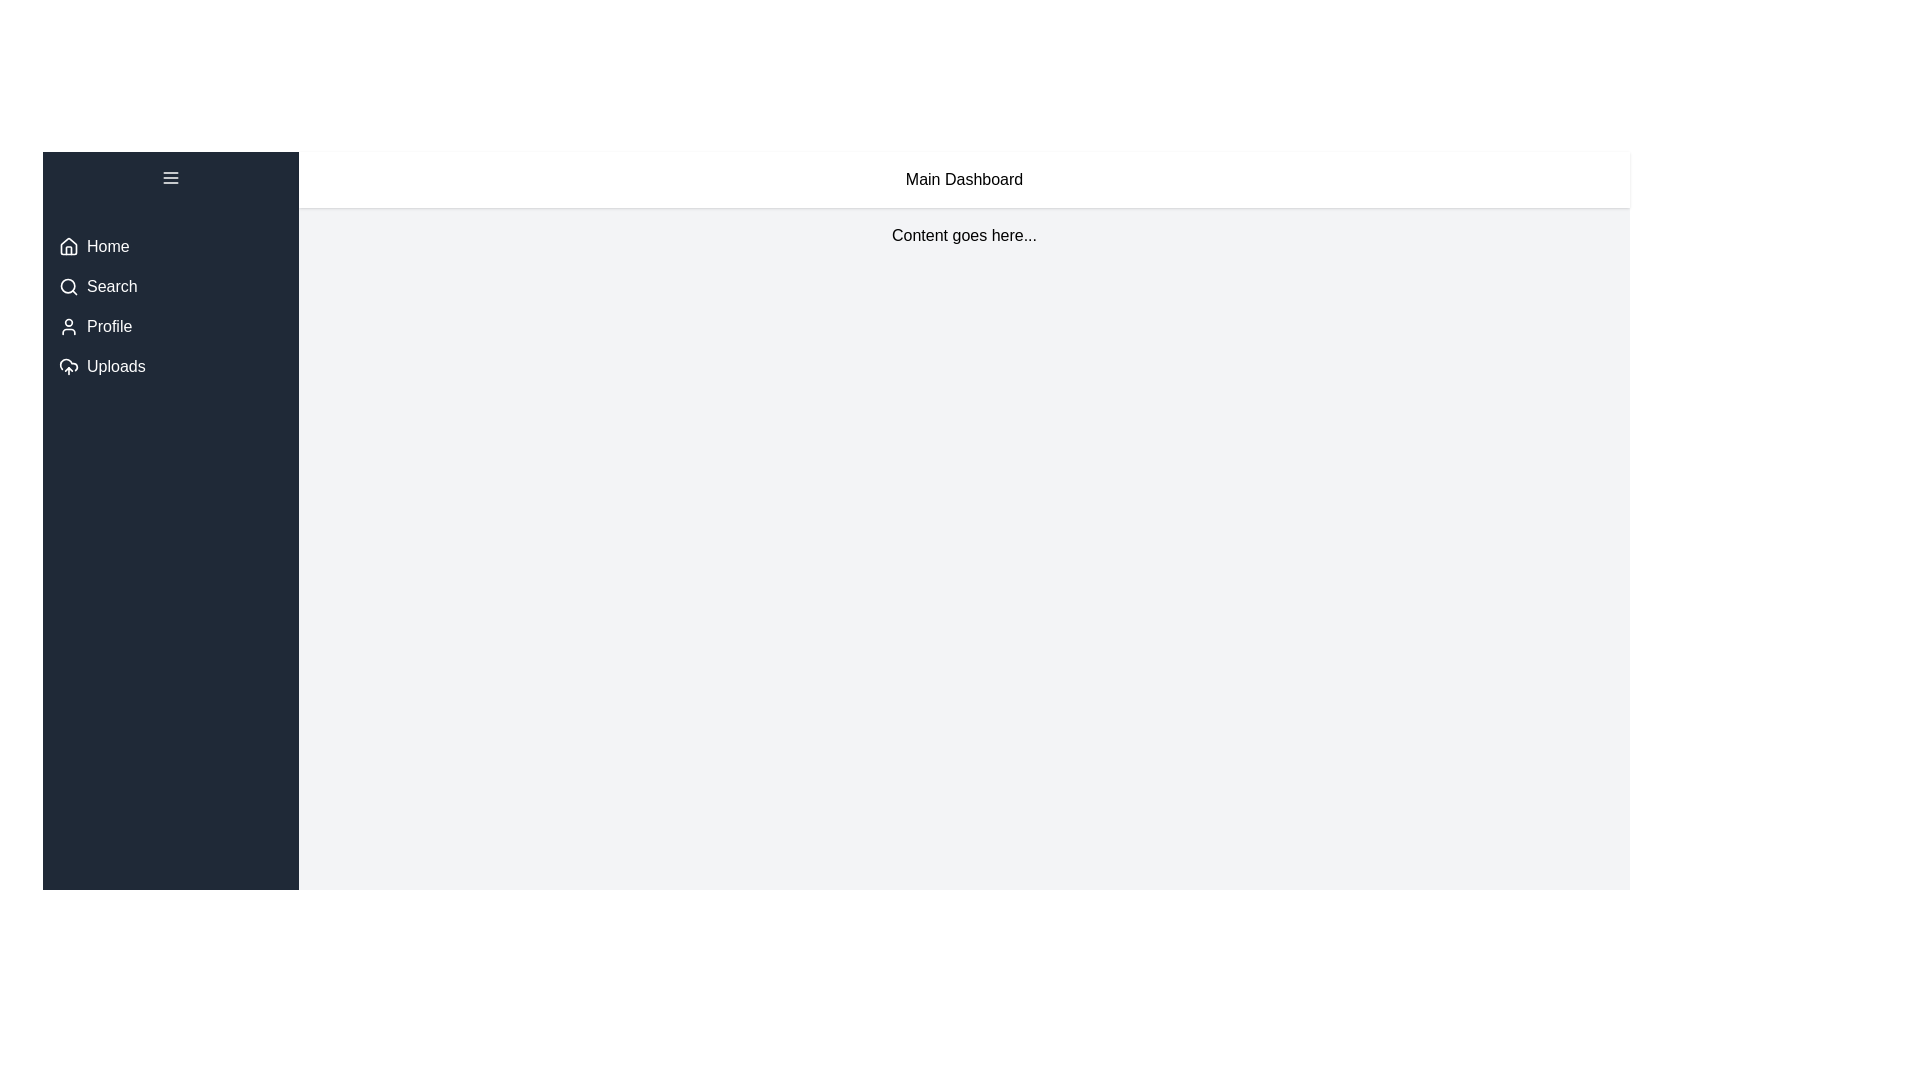 Image resolution: width=1920 pixels, height=1080 pixels. What do you see at coordinates (964, 180) in the screenshot?
I see `the 'Main Dashboard' text label, which displays black text on a white background and is located at the top central part of the interface` at bounding box center [964, 180].